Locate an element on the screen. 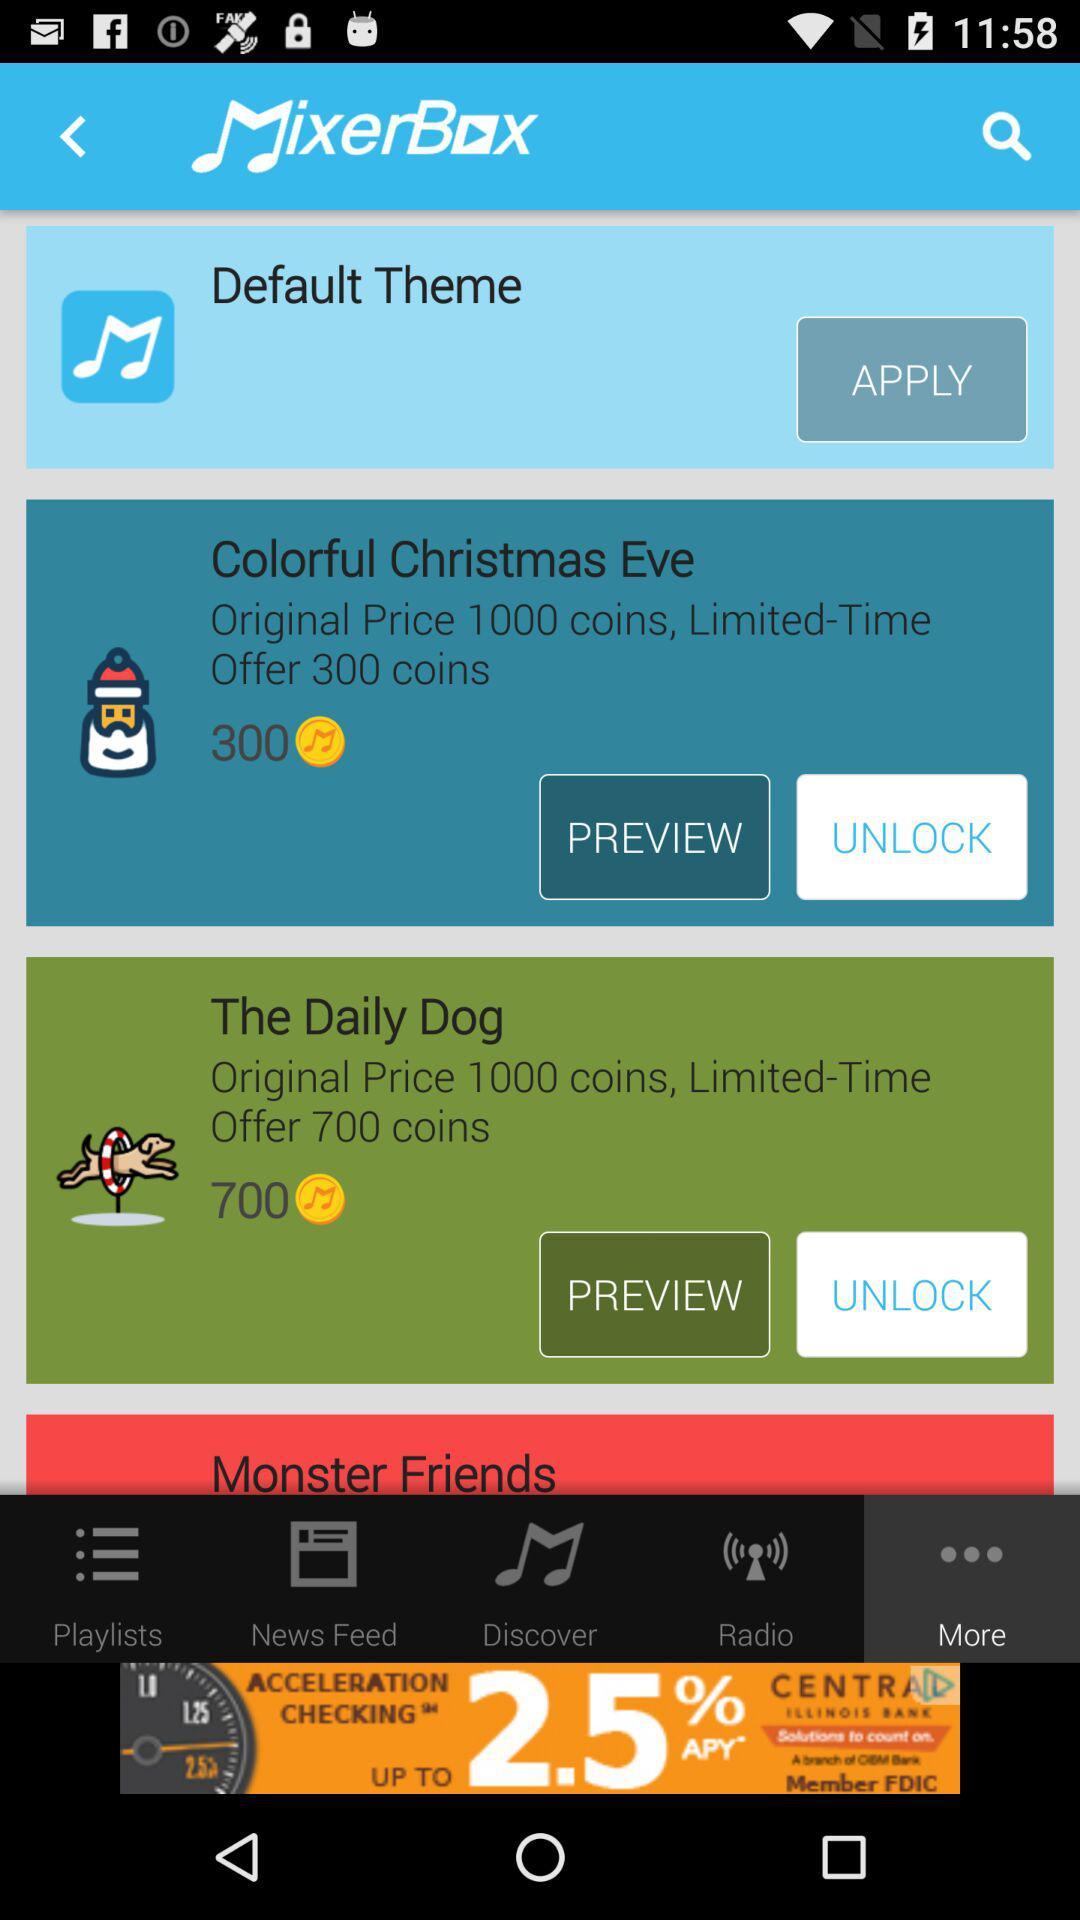  text which is right to the back button is located at coordinates (365, 135).